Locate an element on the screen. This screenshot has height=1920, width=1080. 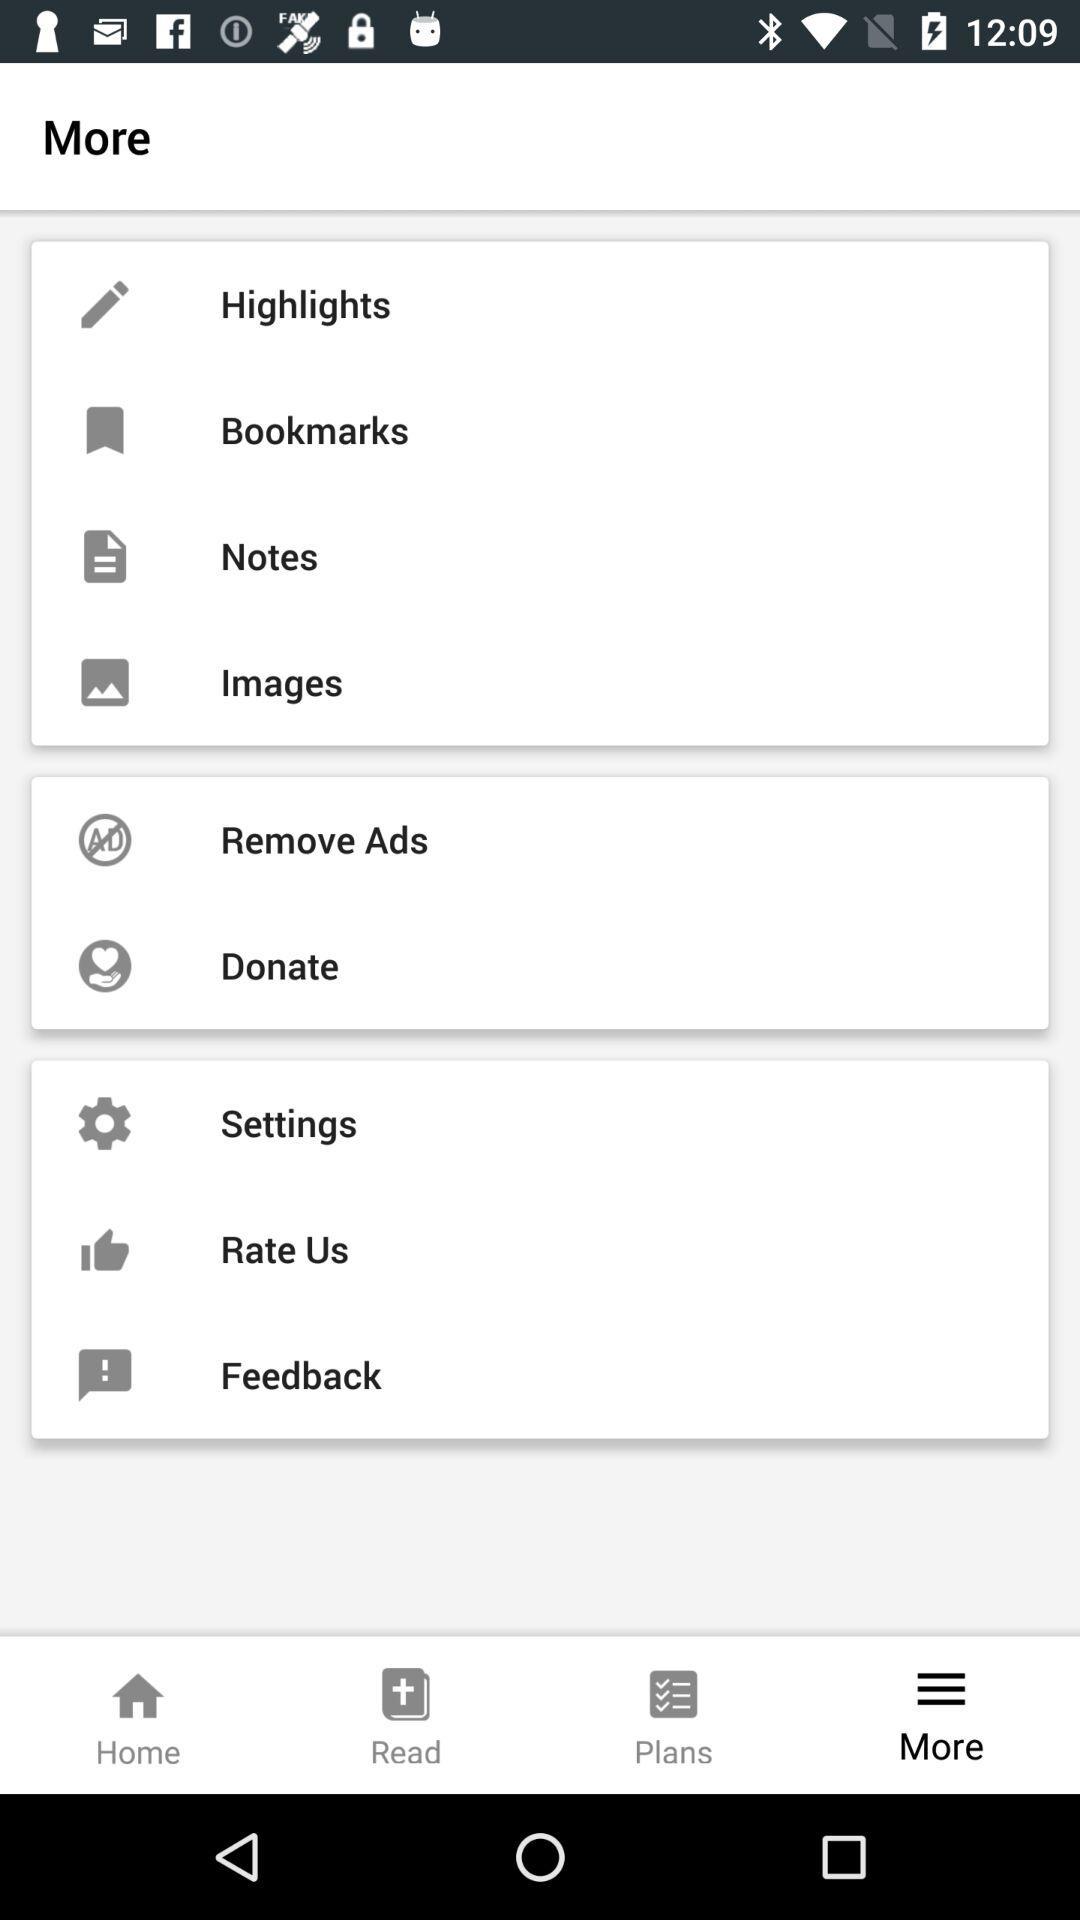
the icon below the donate is located at coordinates (540, 1123).